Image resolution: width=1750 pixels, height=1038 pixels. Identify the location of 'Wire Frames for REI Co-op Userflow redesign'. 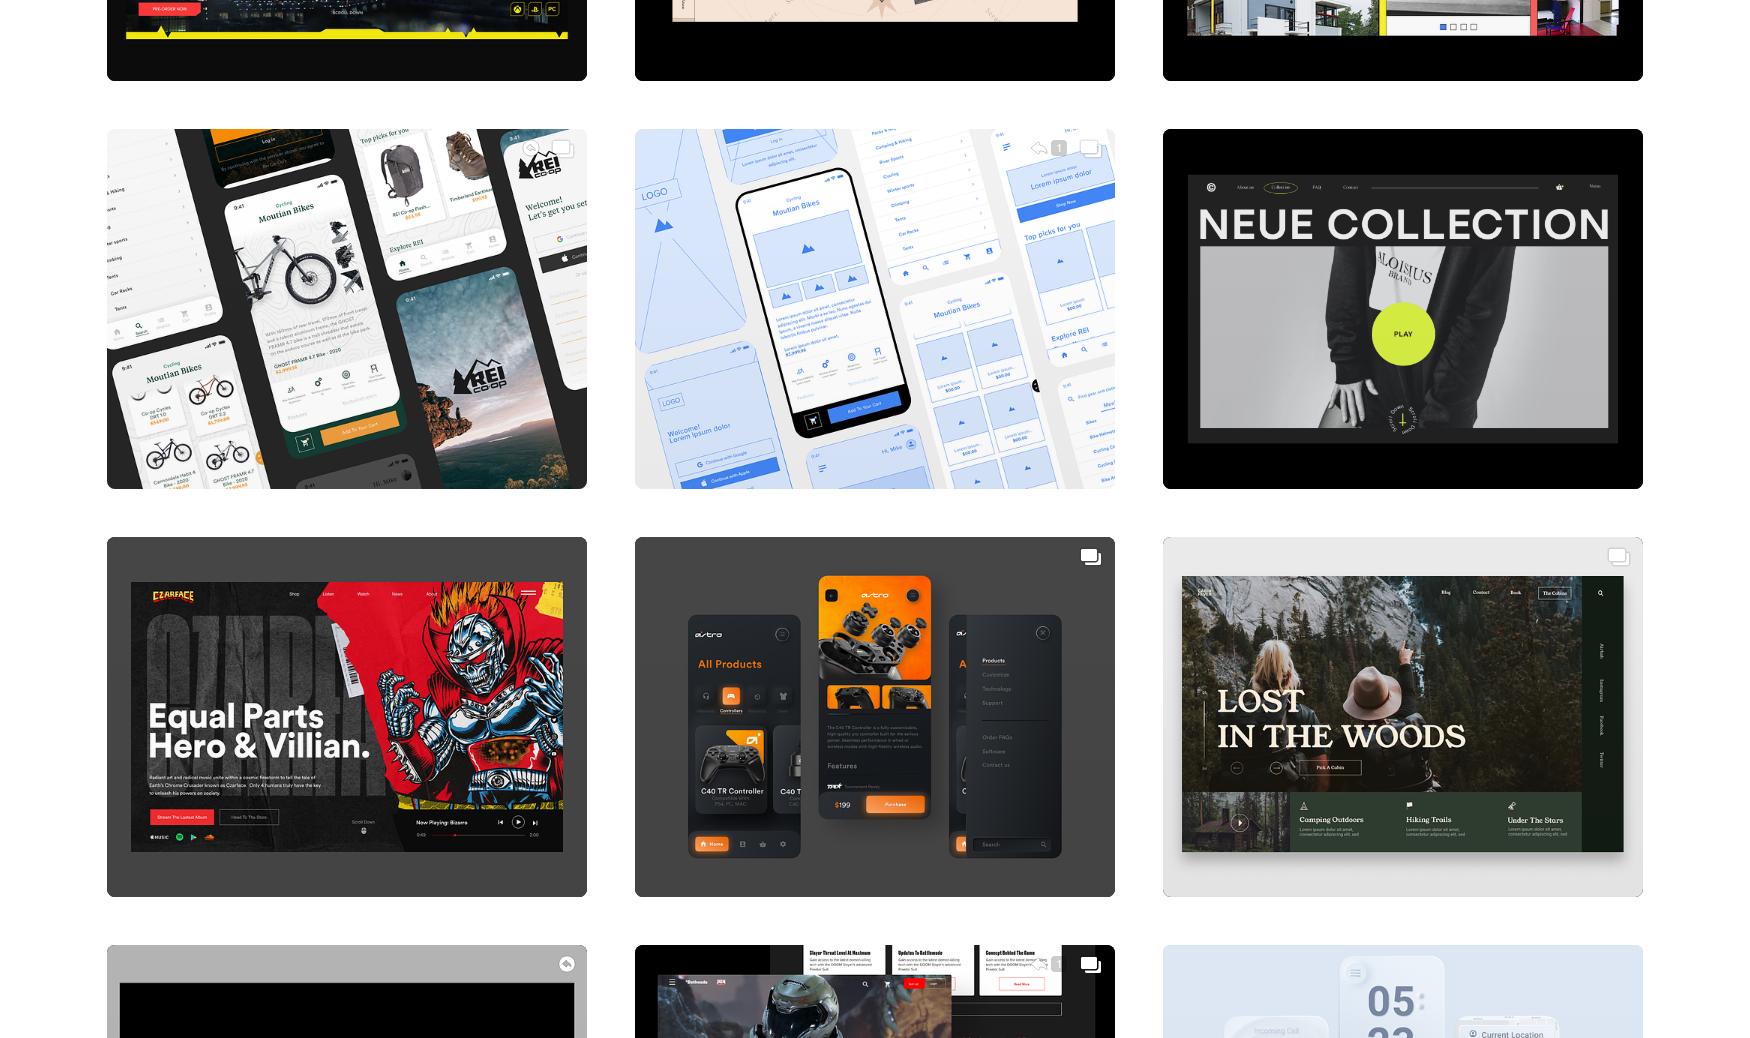
(824, 447).